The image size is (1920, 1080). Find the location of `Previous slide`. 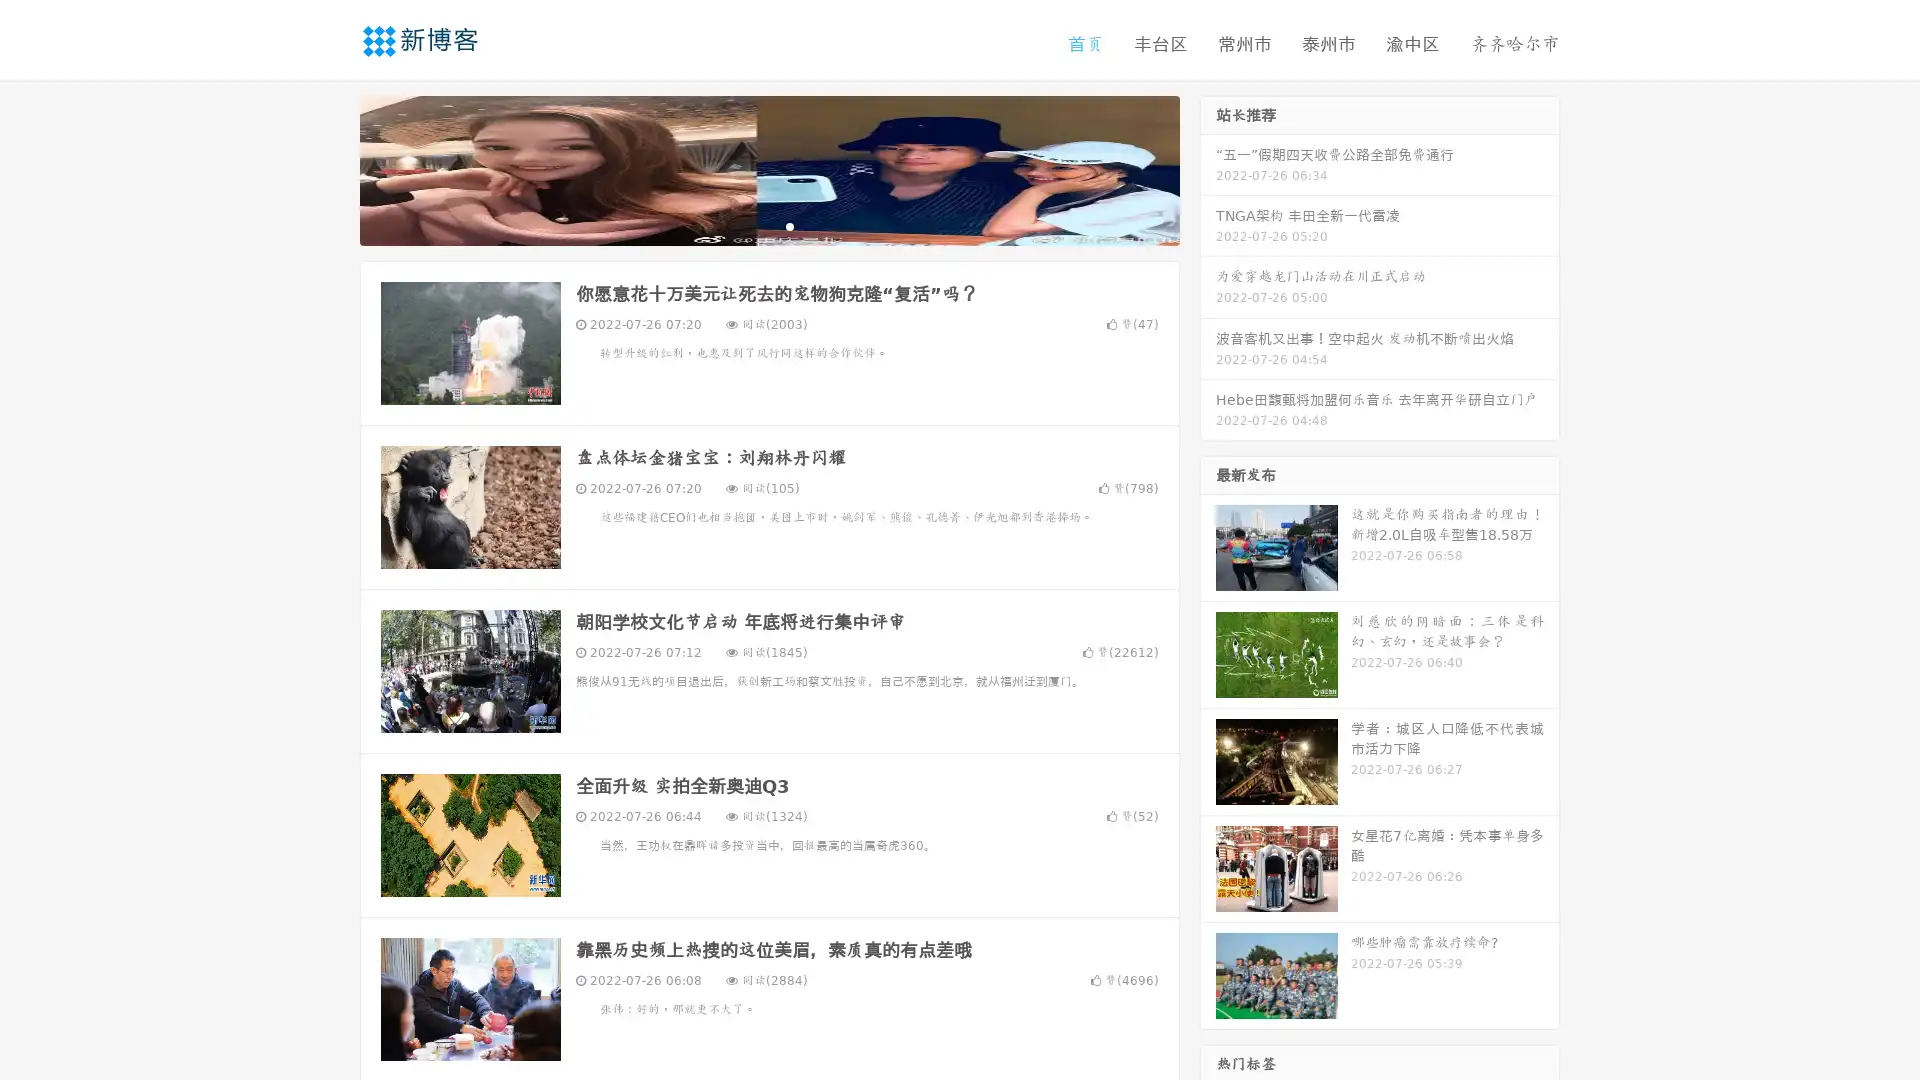

Previous slide is located at coordinates (330, 168).